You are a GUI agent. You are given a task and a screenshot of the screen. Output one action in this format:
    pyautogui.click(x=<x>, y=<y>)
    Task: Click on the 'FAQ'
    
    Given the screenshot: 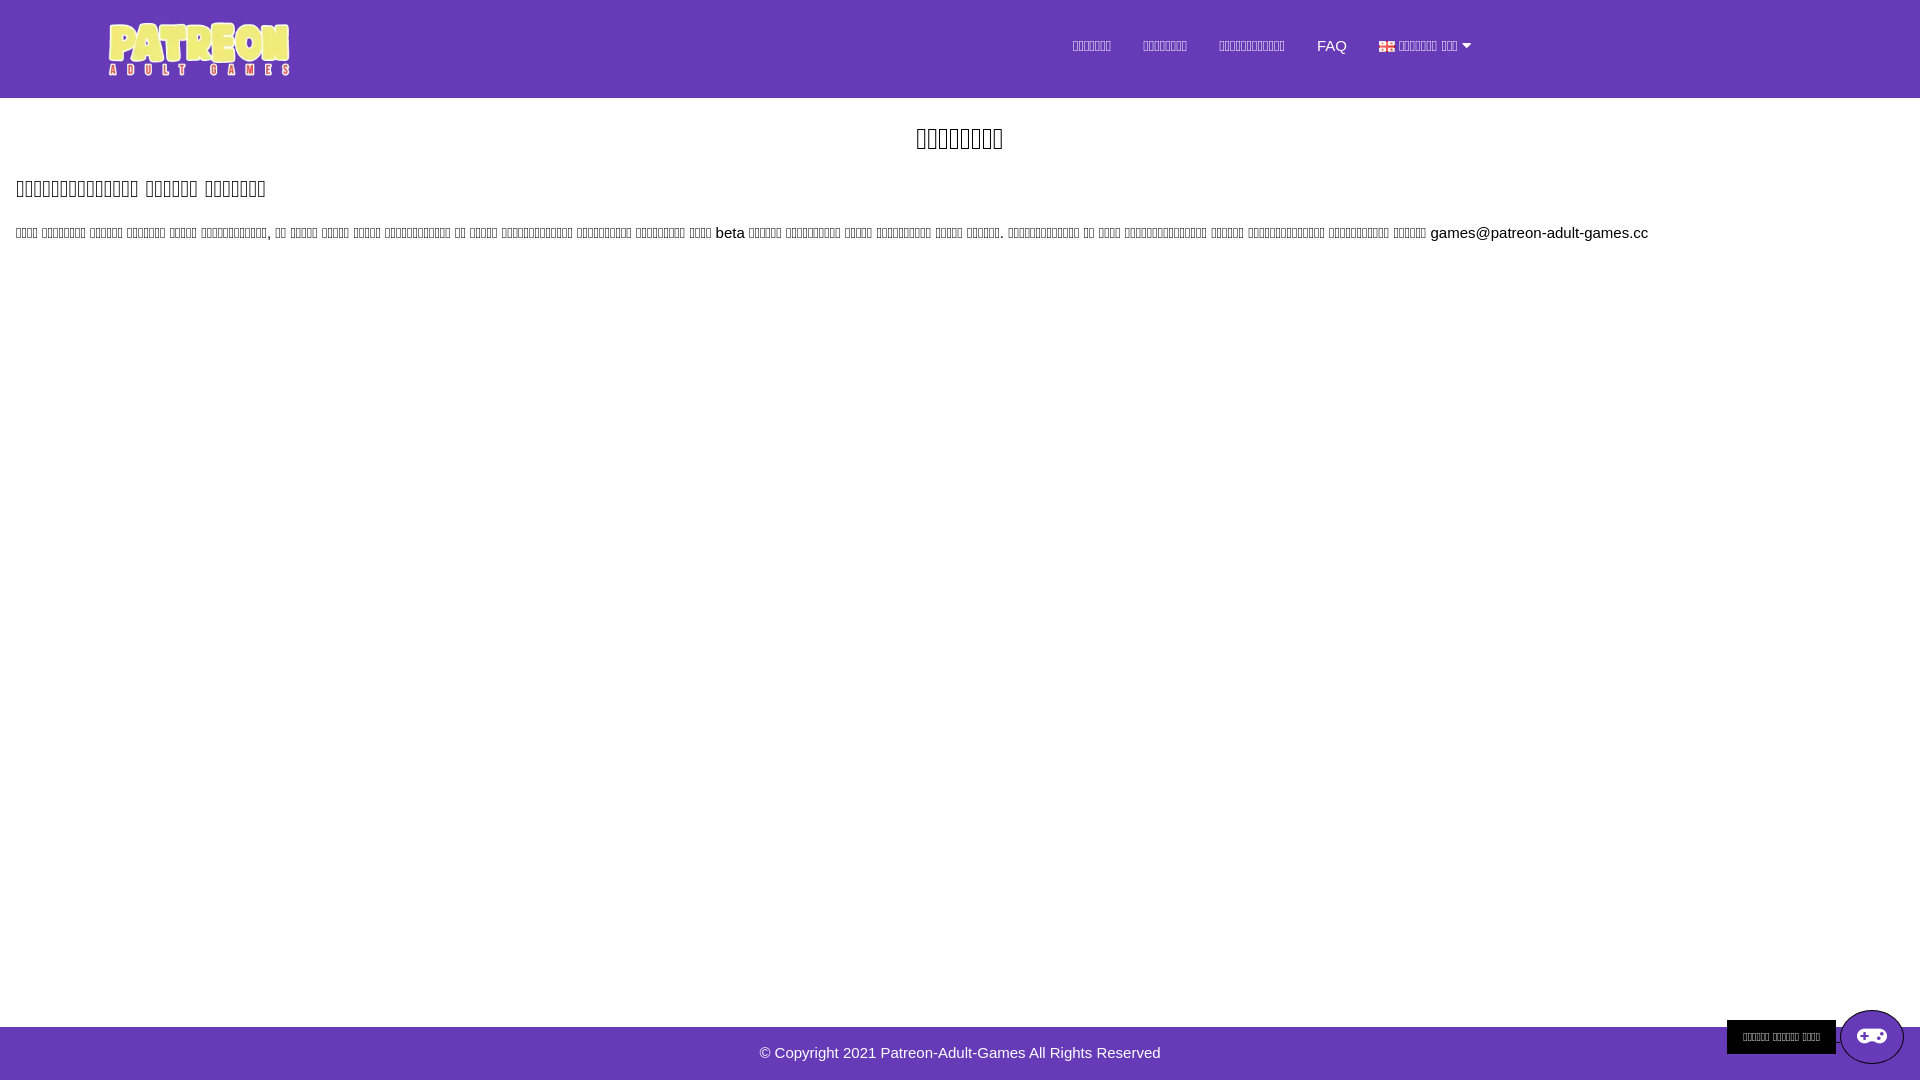 What is the action you would take?
    pyautogui.click(x=1331, y=45)
    